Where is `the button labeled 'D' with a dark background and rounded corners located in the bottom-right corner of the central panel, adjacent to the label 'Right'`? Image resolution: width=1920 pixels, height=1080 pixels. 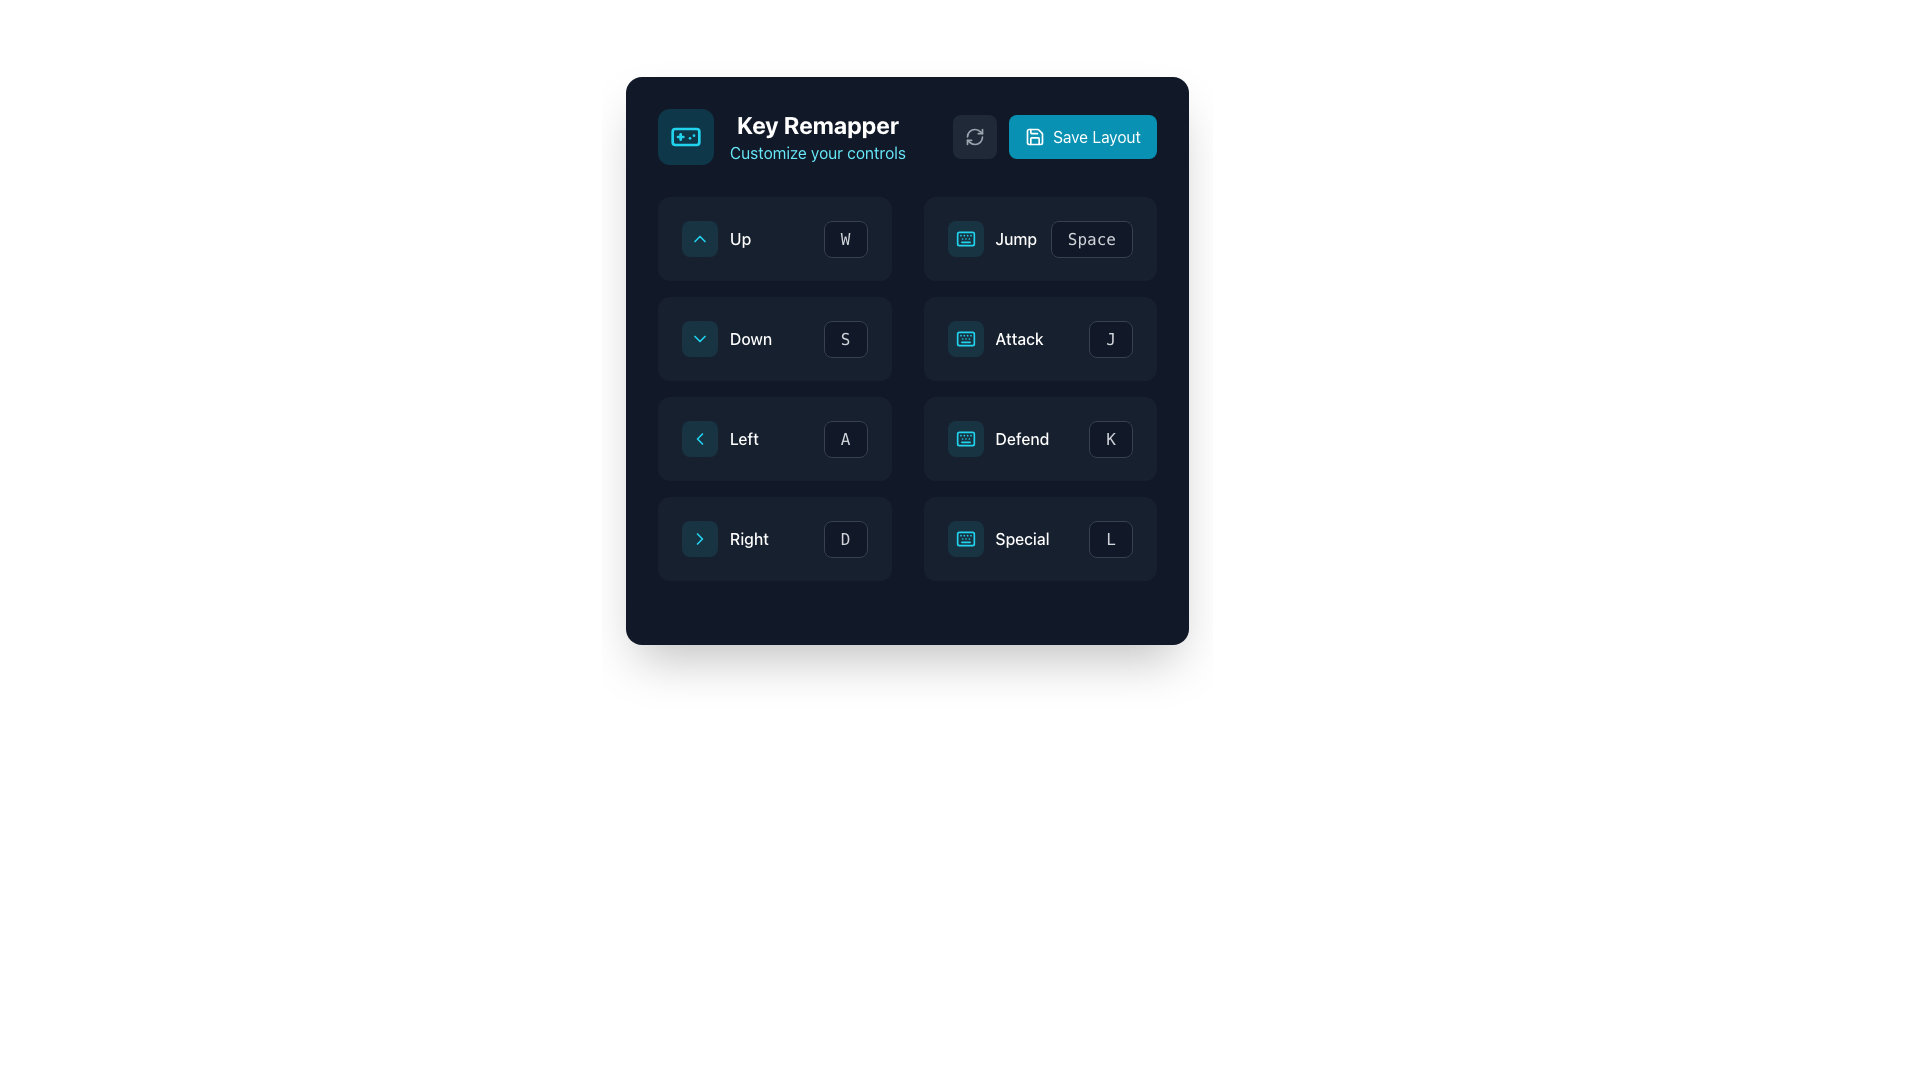 the button labeled 'D' with a dark background and rounded corners located in the bottom-right corner of the central panel, adjacent to the label 'Right' is located at coordinates (845, 538).